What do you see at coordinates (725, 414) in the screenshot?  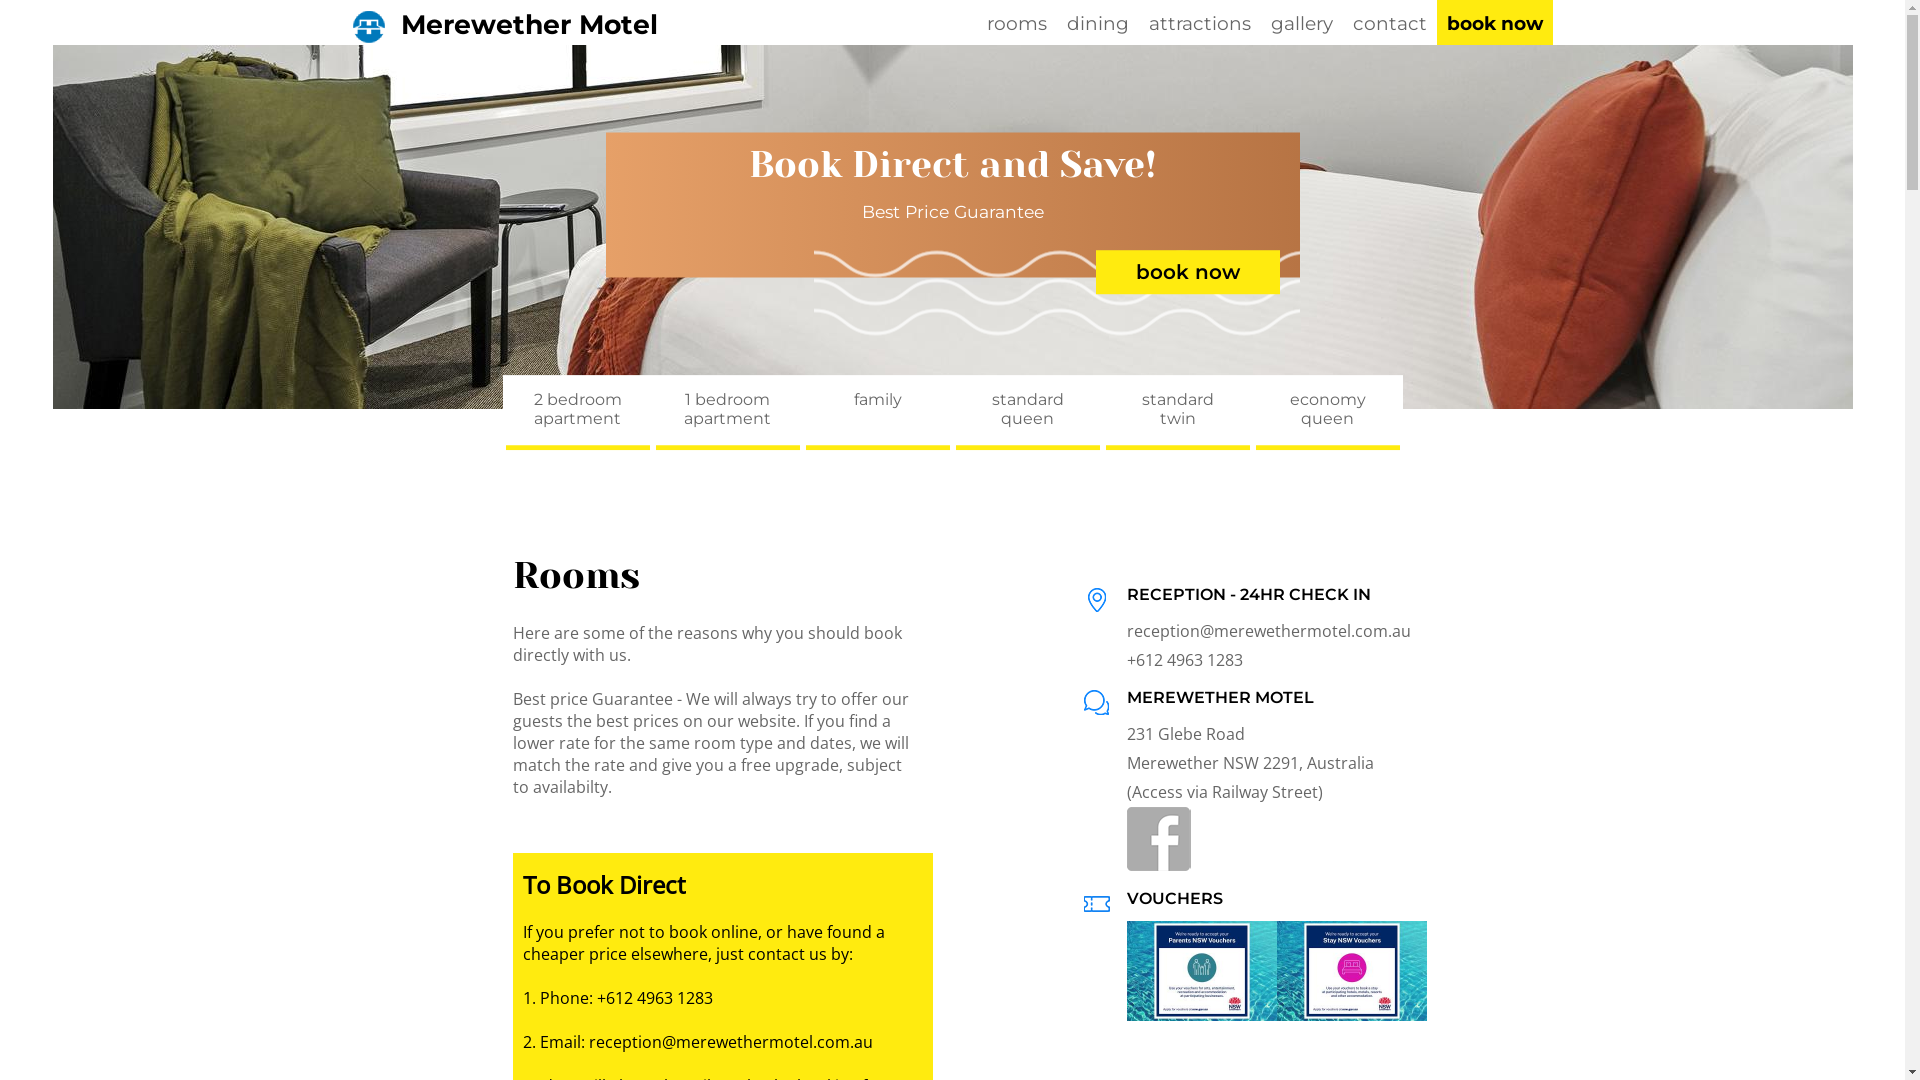 I see `'1 bedroom` at bounding box center [725, 414].